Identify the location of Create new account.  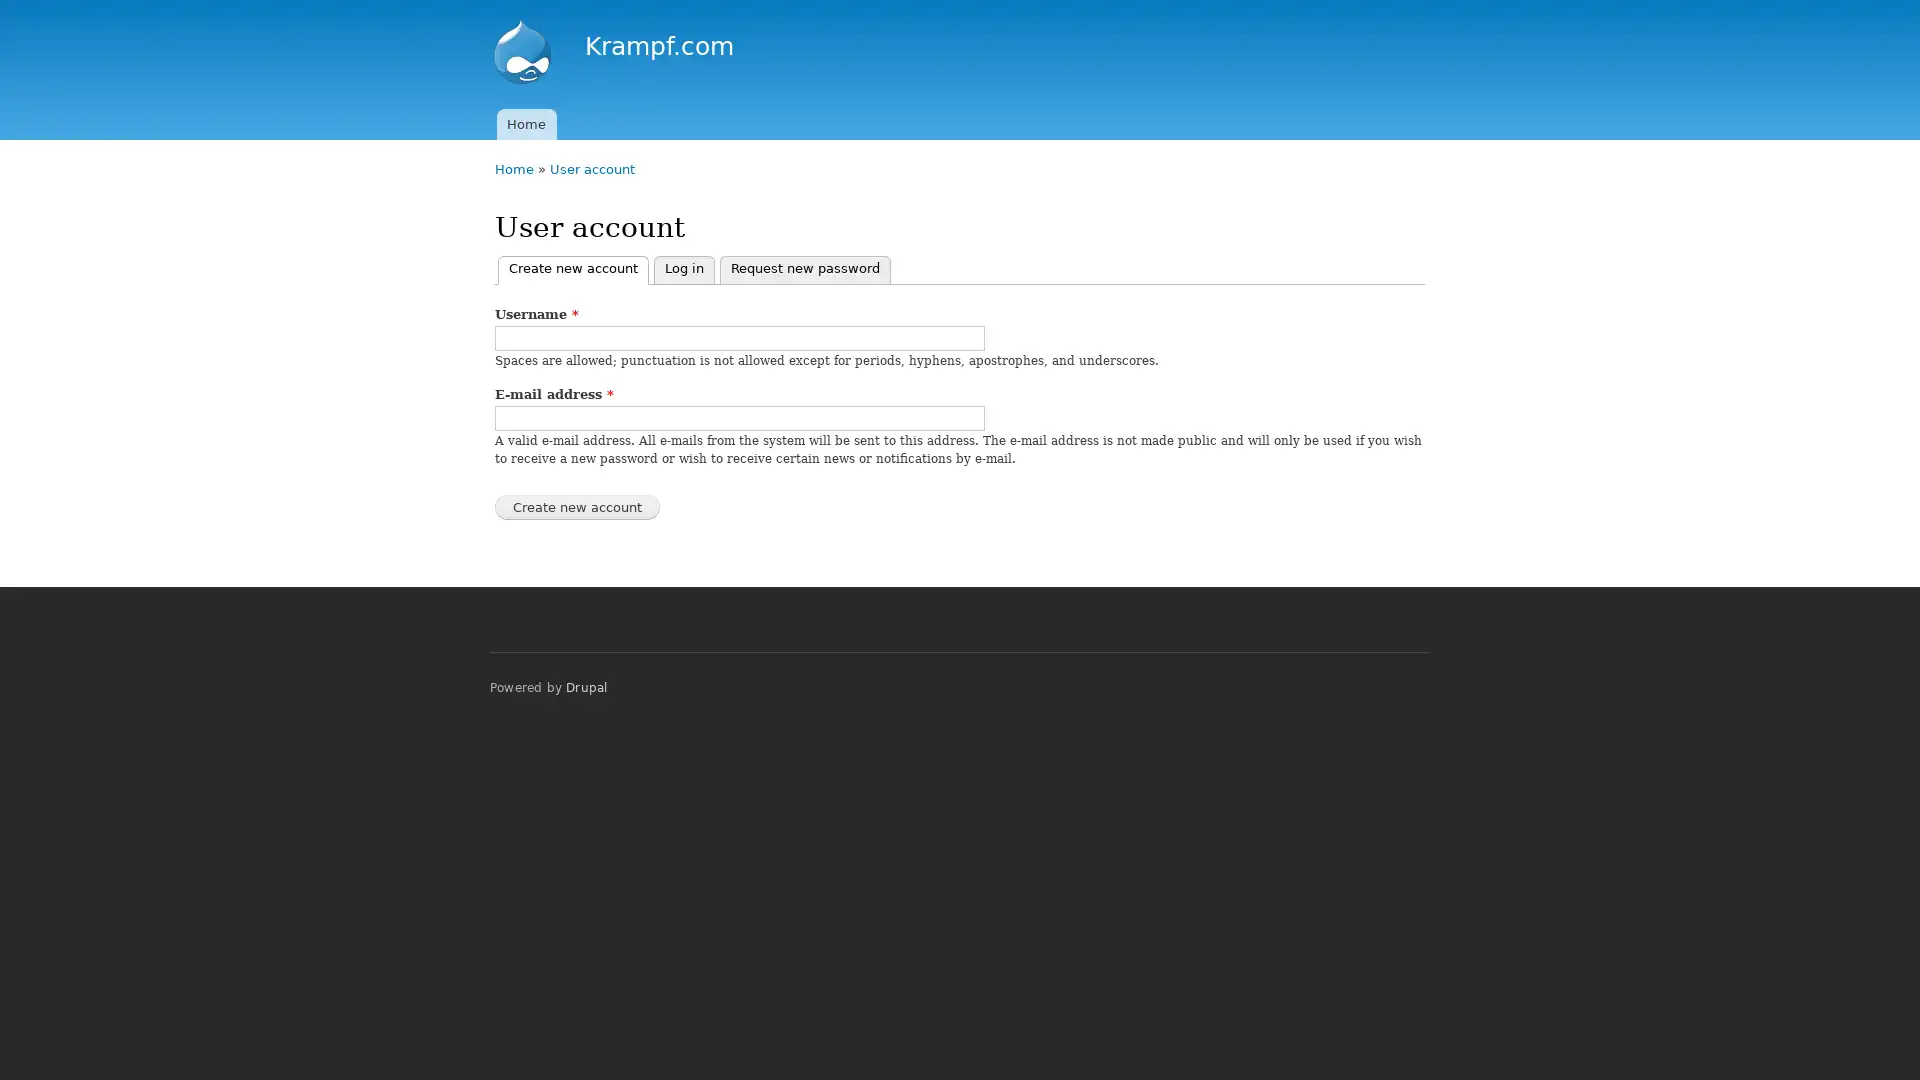
(576, 506).